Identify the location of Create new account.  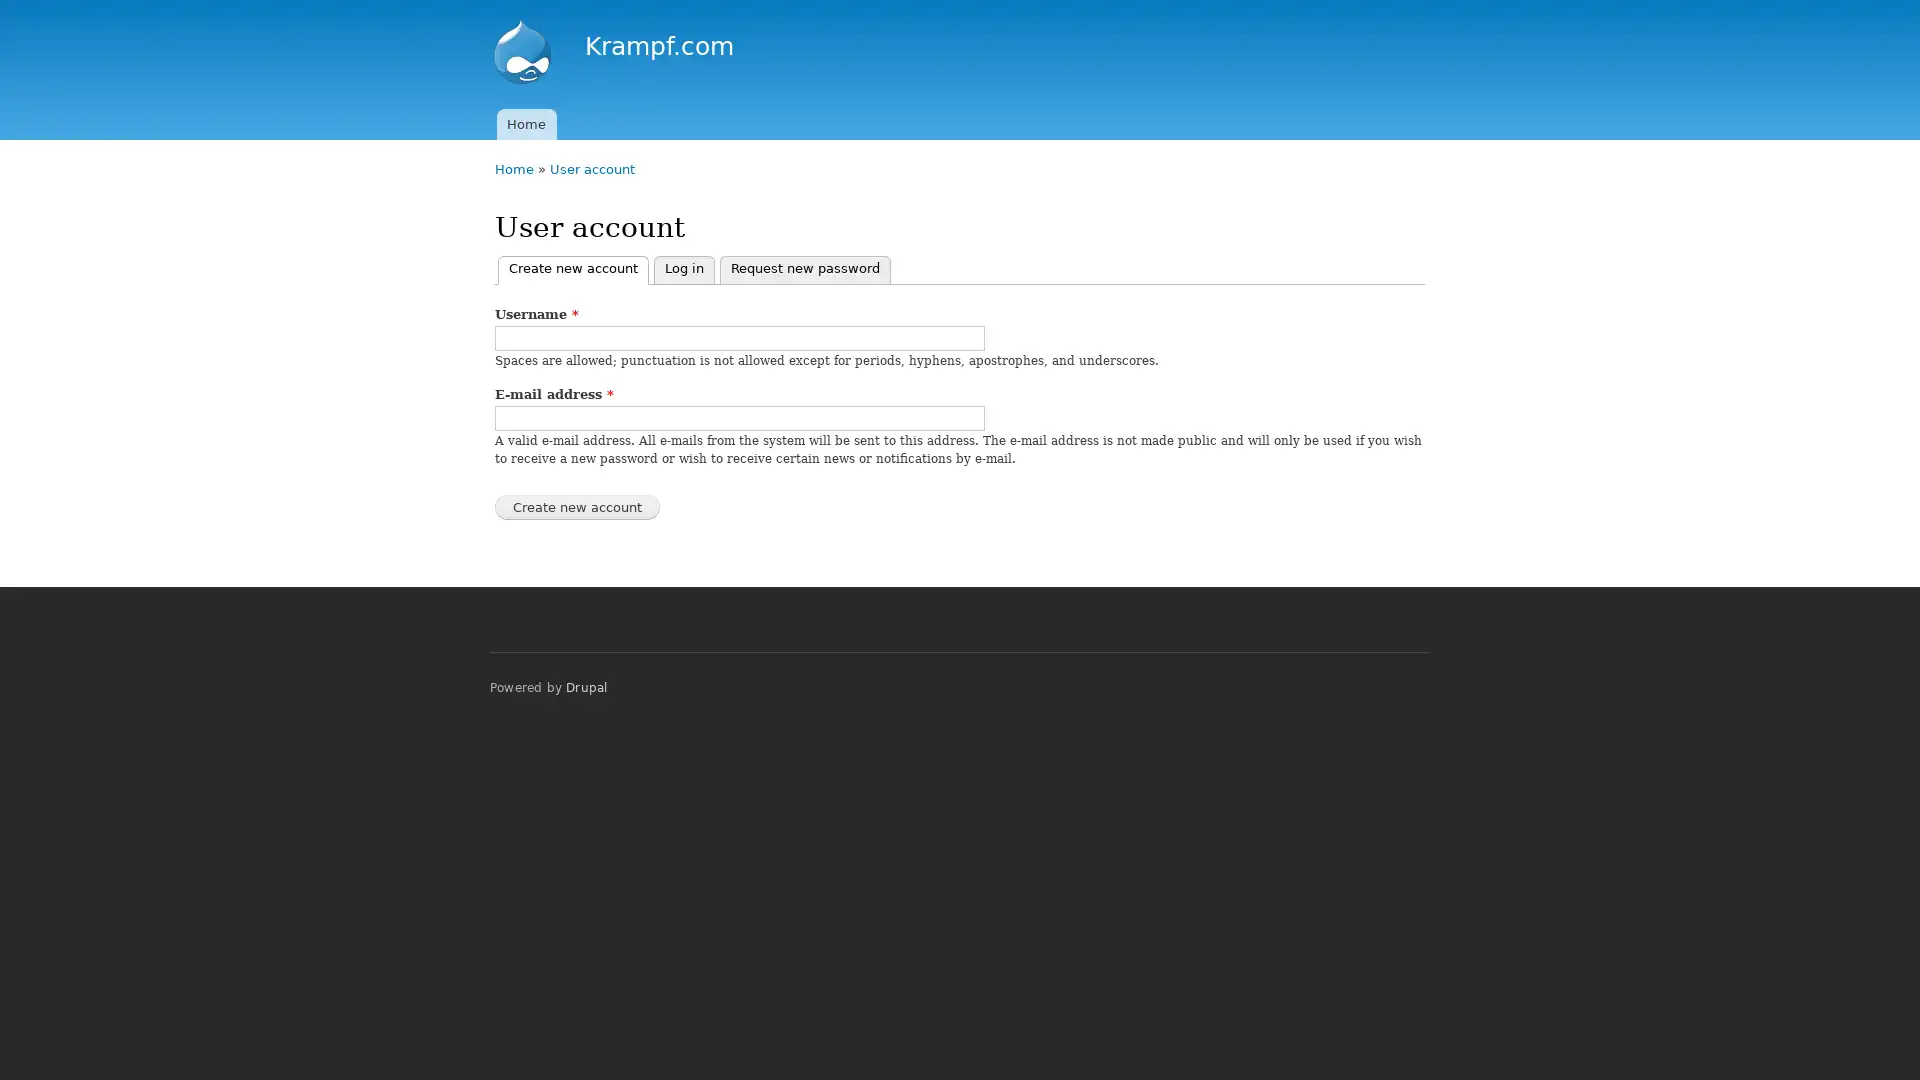
(576, 506).